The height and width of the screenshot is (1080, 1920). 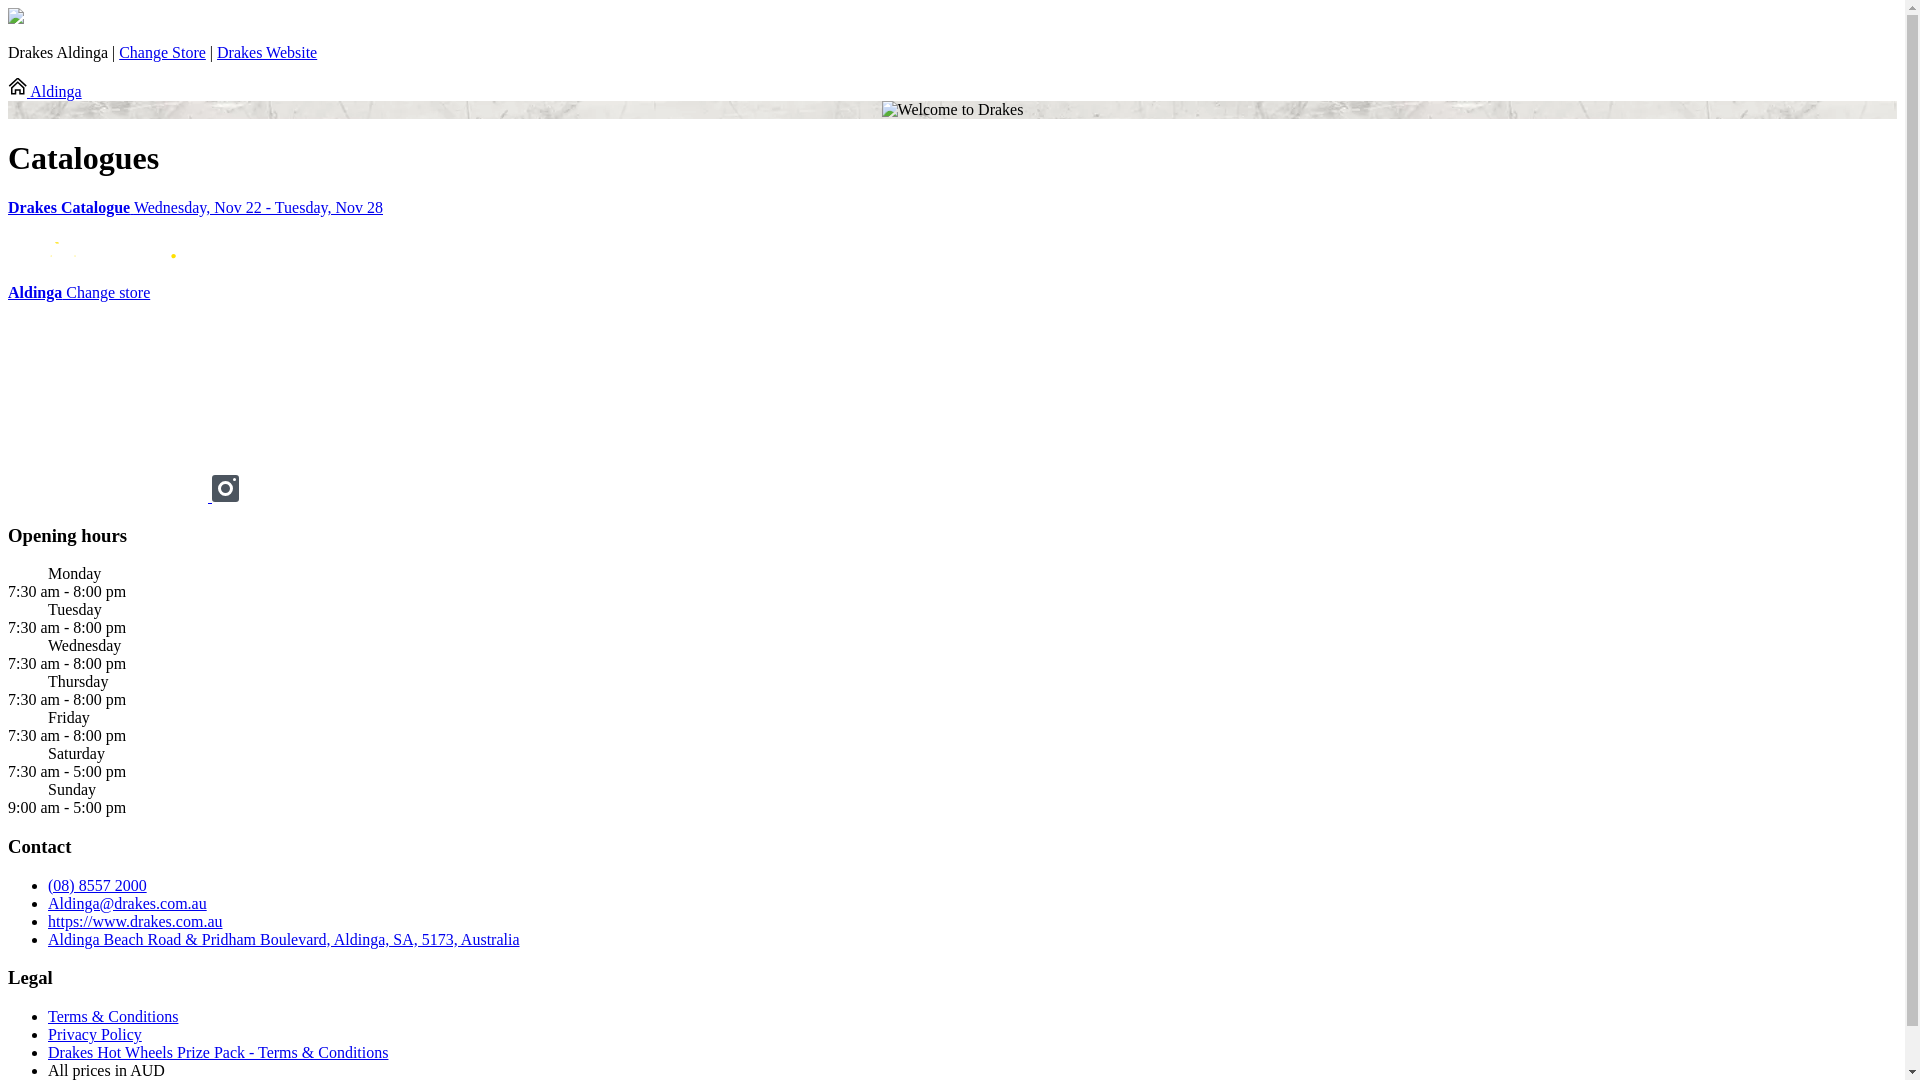 I want to click on 'Aldinga Change store', so click(x=78, y=292).